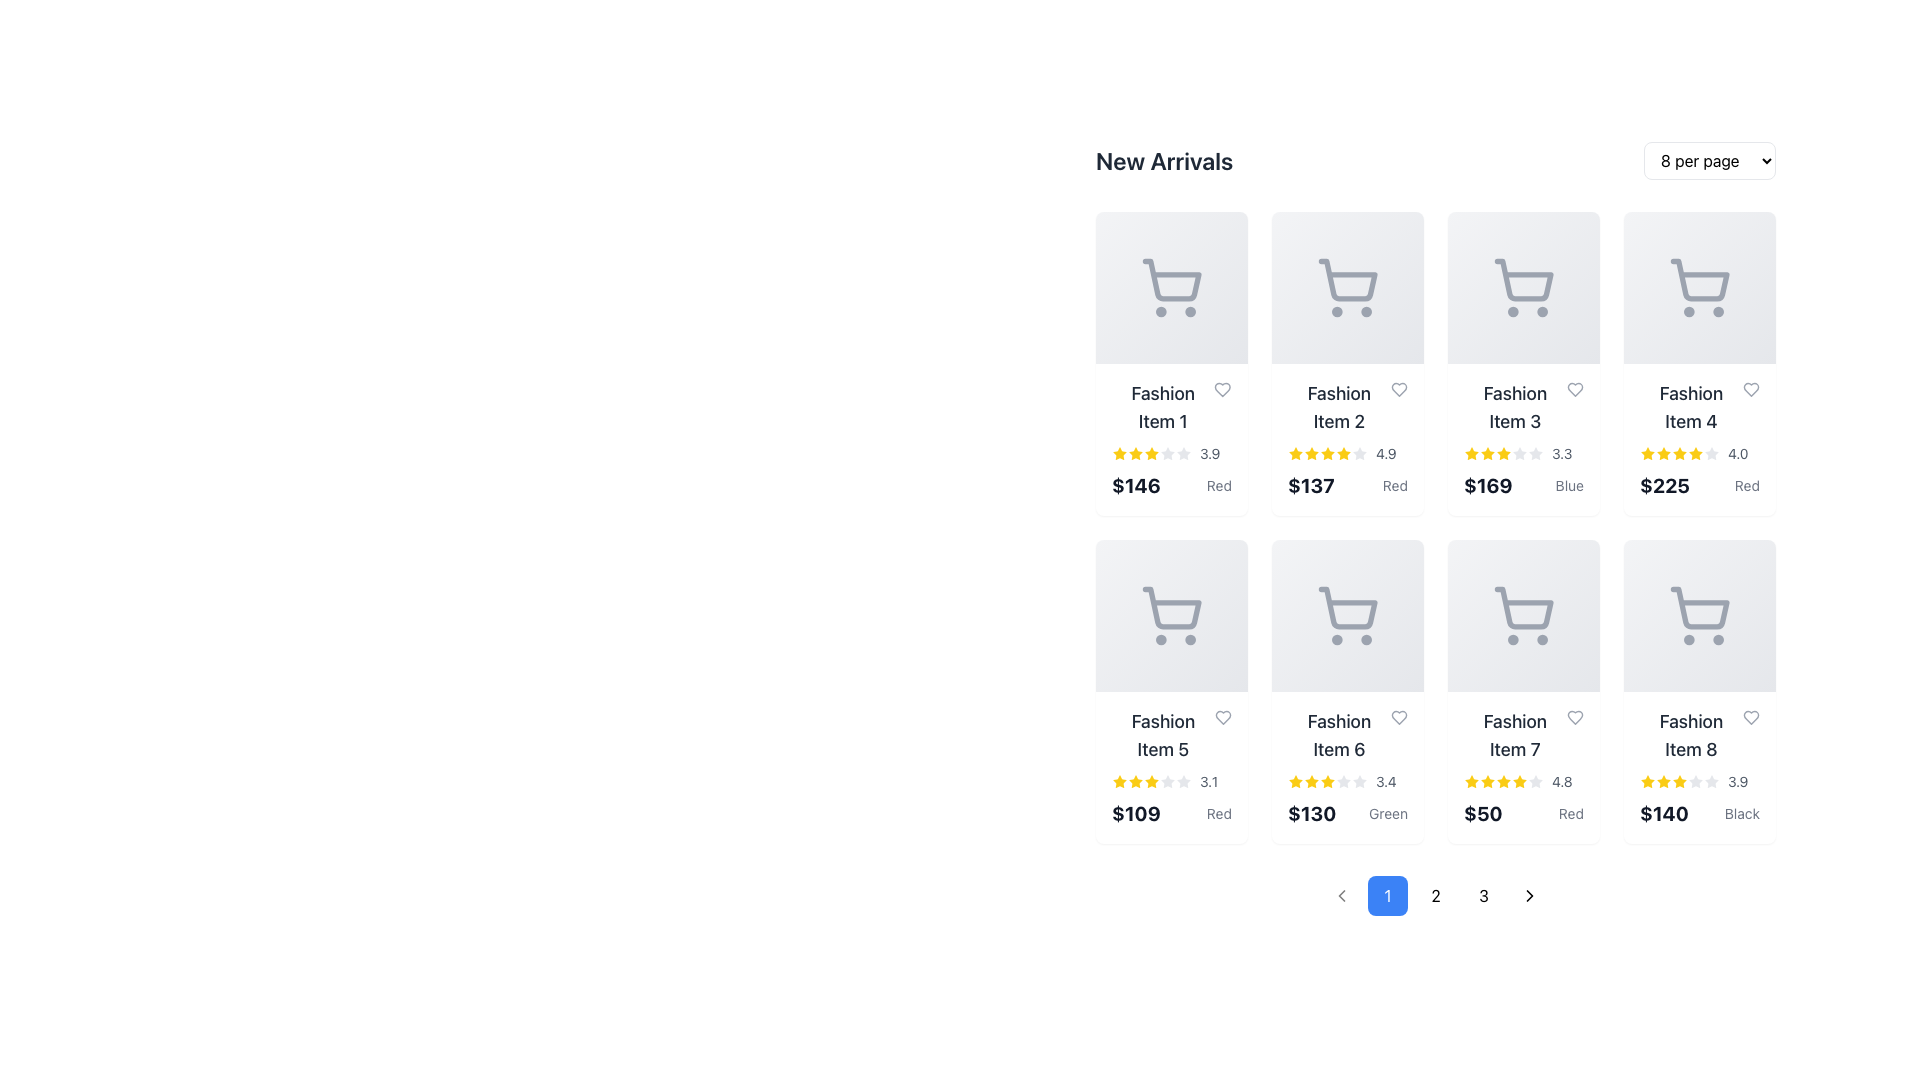 This screenshot has height=1080, width=1920. What do you see at coordinates (1574, 716) in the screenshot?
I see `the heart icon button located at the top-right corner of the card displaying 'Fashion Item 7' to favorite the item` at bounding box center [1574, 716].